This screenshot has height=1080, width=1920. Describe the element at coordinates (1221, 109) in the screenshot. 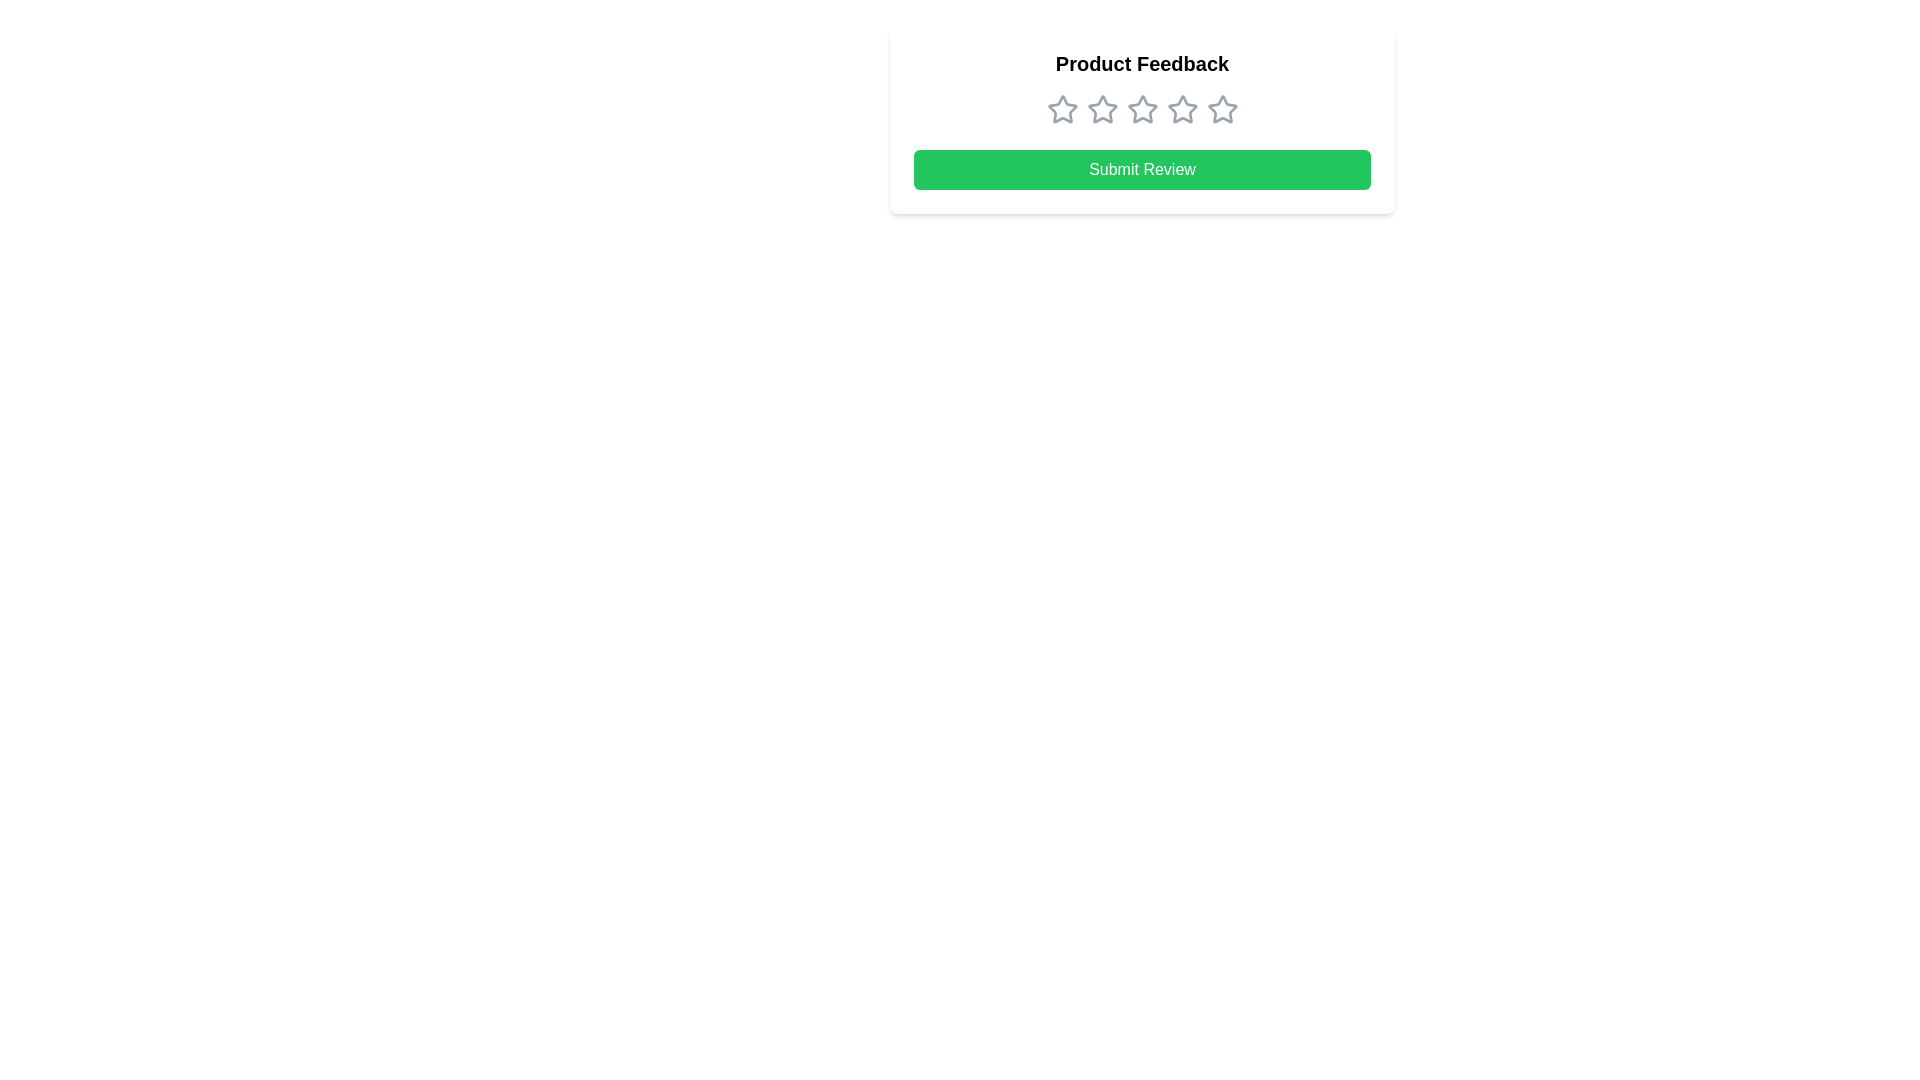

I see `the fifth star icon with a light gray outline under the 'Product Feedback' title` at that location.